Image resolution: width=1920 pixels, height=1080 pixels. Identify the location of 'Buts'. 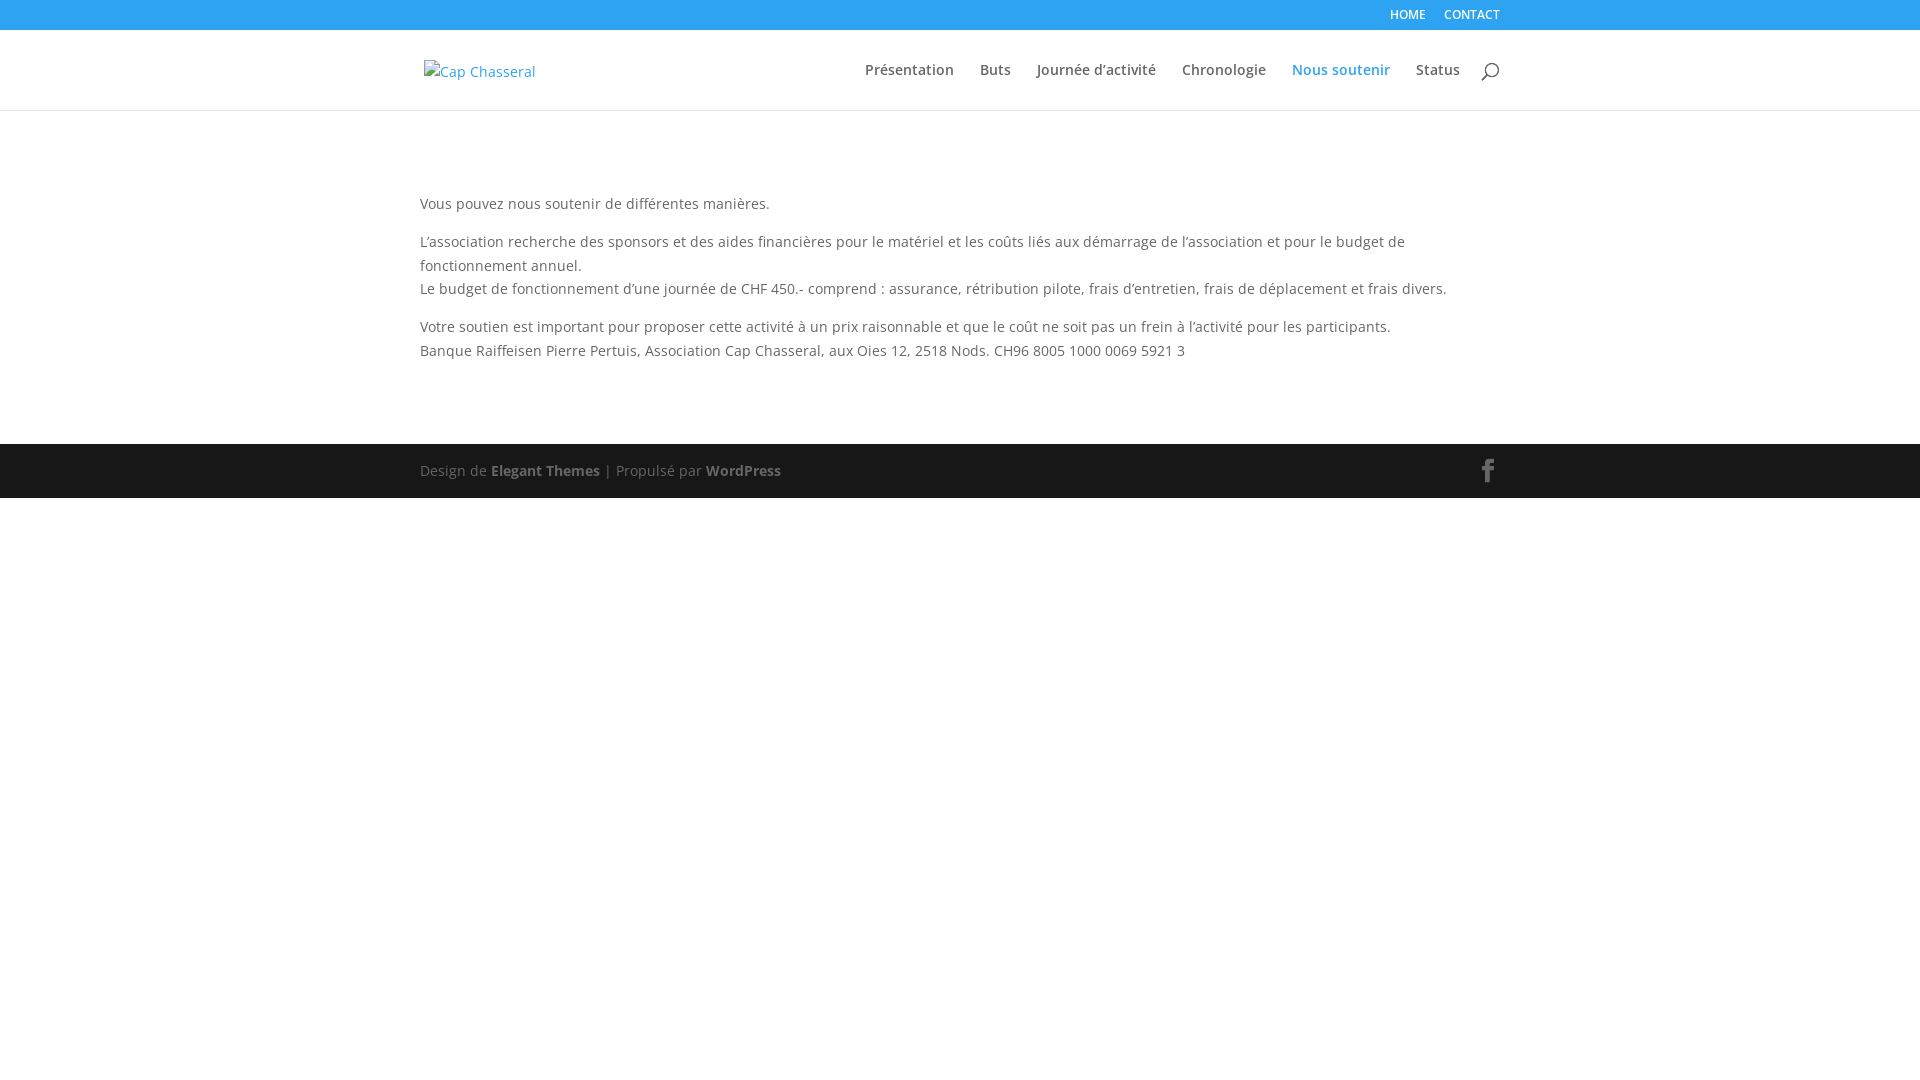
(979, 85).